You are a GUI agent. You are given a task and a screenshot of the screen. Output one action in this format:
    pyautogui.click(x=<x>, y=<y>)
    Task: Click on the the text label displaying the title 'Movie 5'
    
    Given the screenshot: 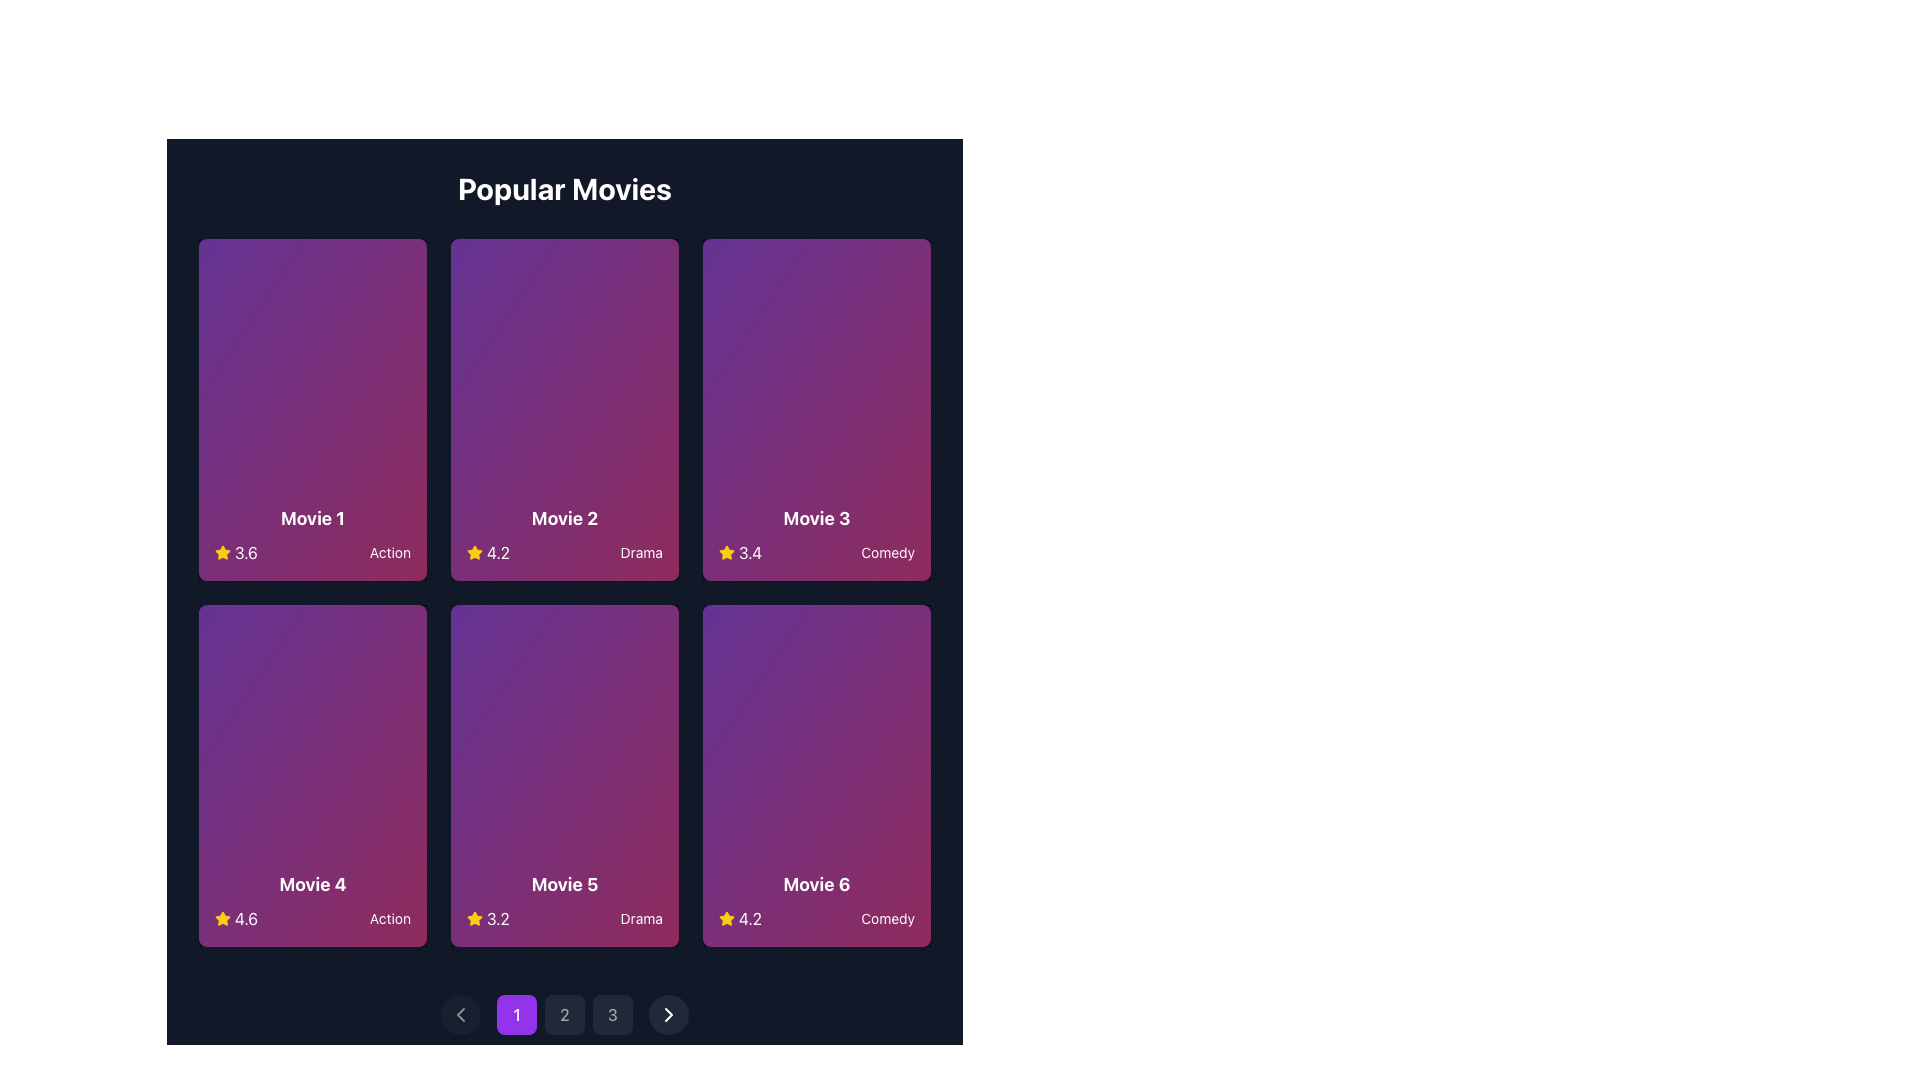 What is the action you would take?
    pyautogui.click(x=564, y=883)
    